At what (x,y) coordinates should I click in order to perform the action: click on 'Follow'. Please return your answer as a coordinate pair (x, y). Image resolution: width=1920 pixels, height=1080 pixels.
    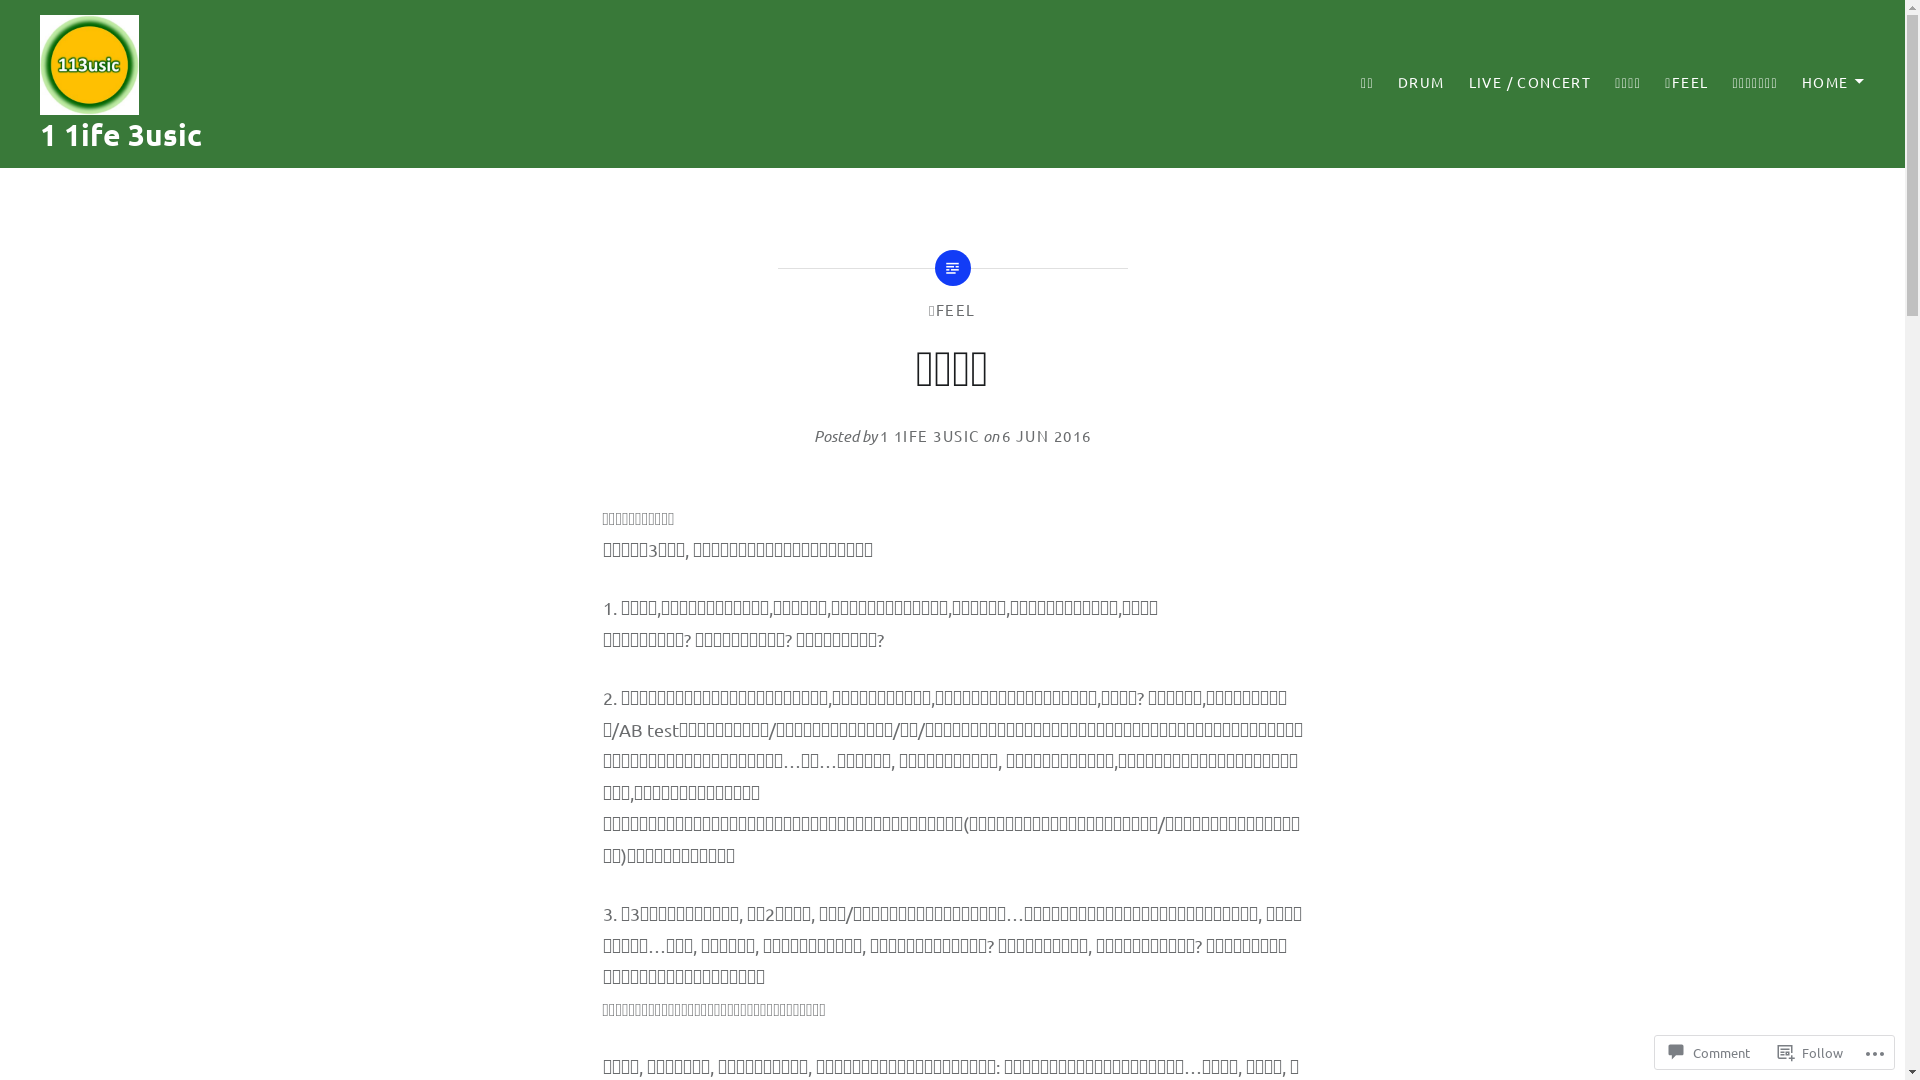
    Looking at the image, I should click on (1810, 1051).